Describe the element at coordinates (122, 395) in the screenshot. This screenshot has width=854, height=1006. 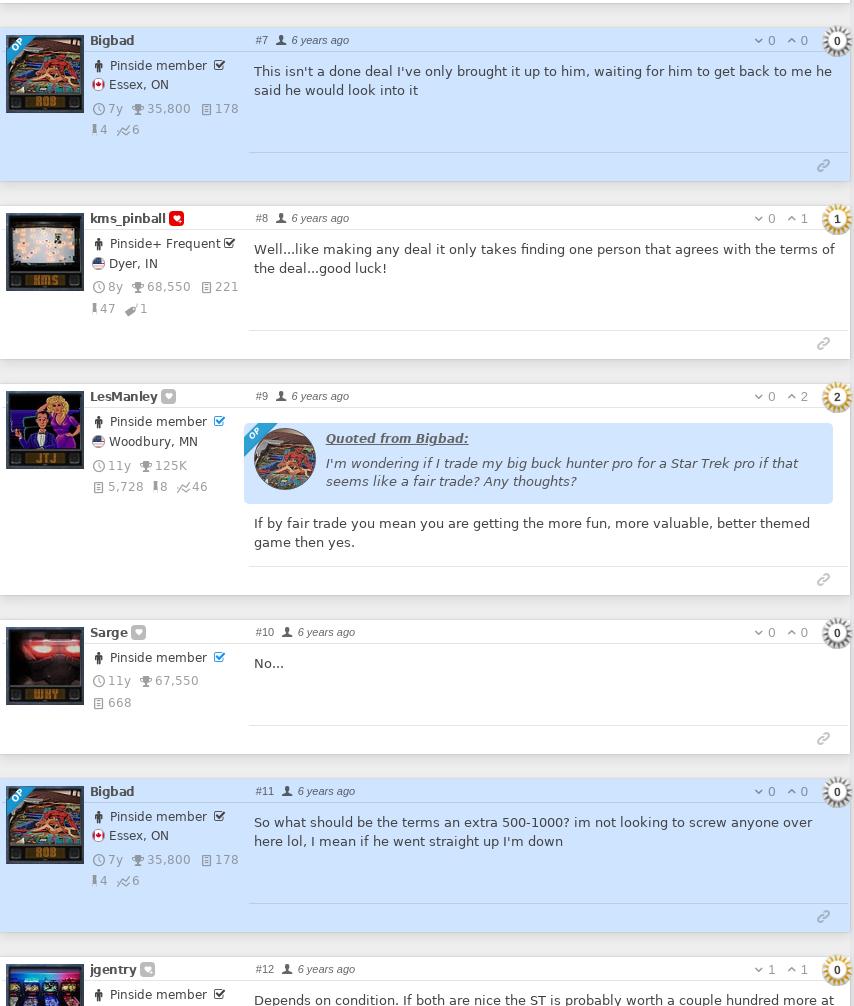
I see `'LesManley'` at that location.